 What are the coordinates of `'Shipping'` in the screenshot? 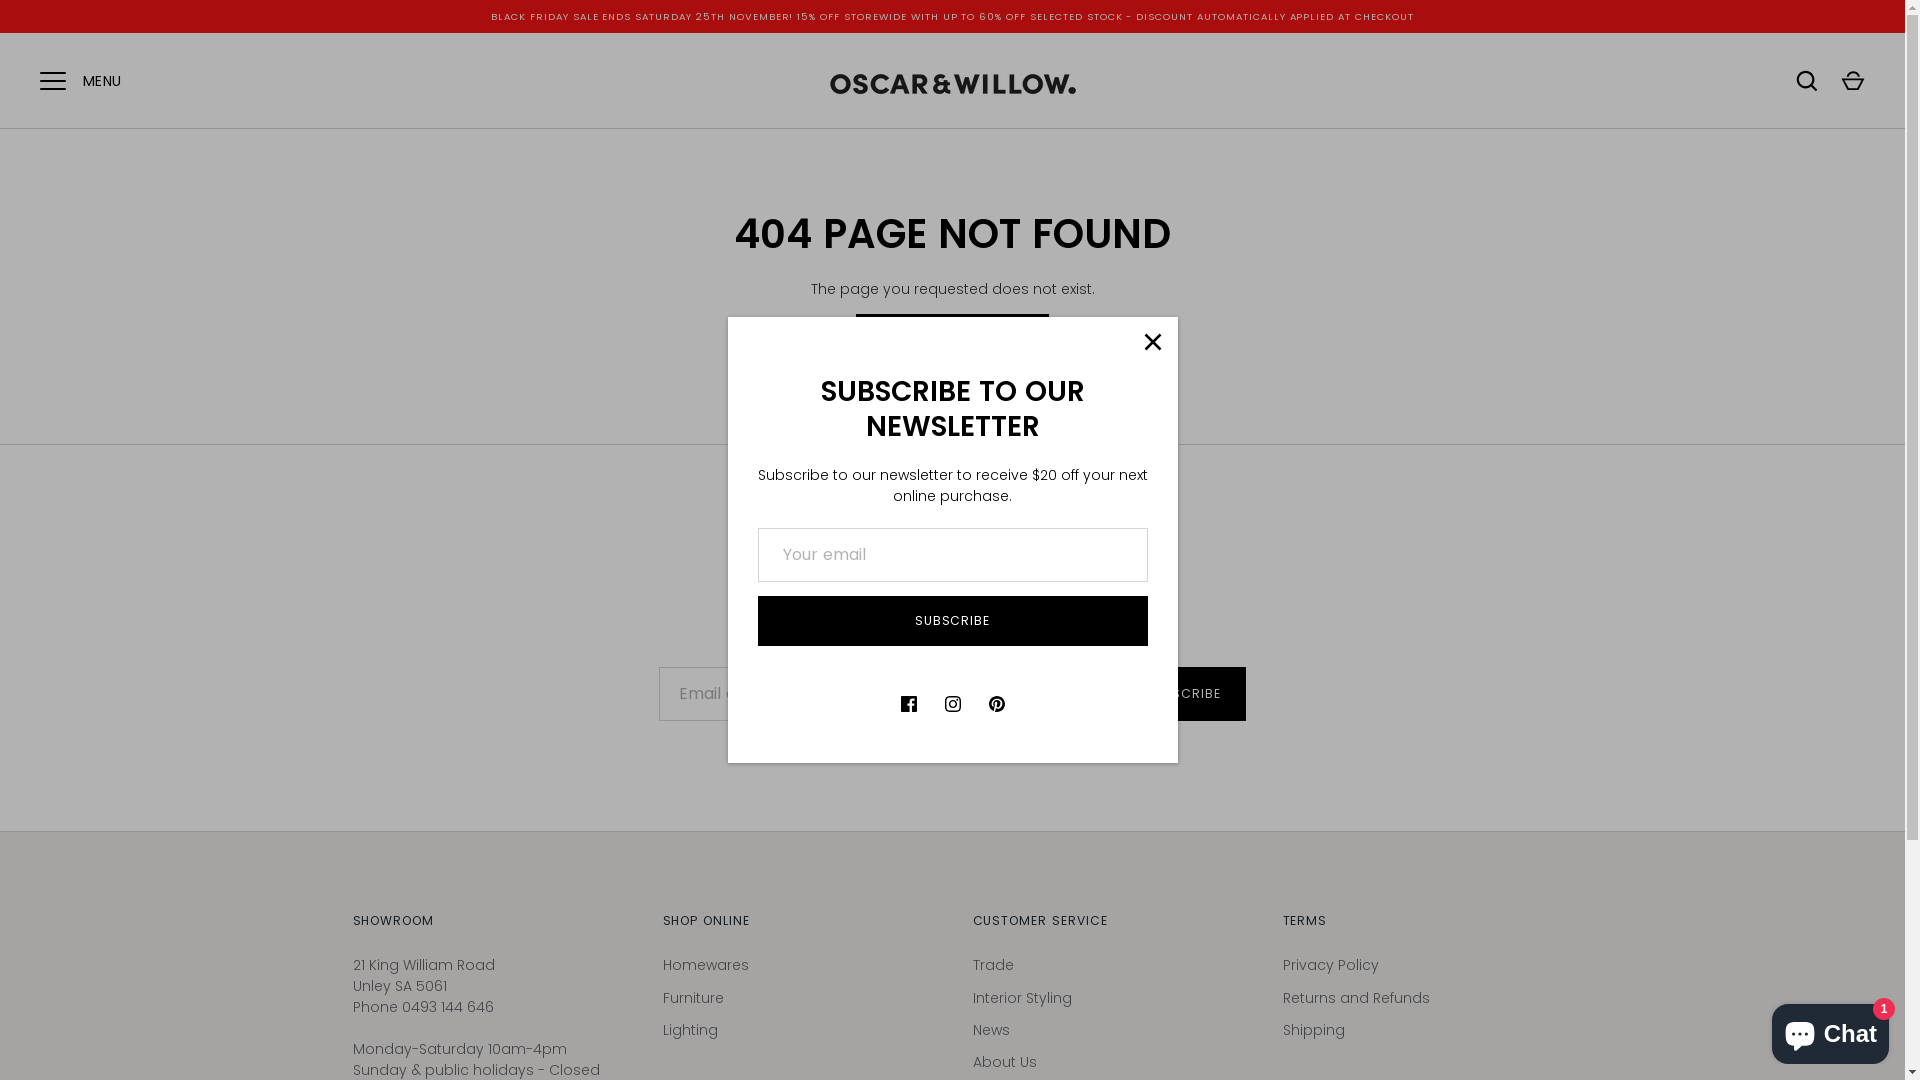 It's located at (1313, 1029).